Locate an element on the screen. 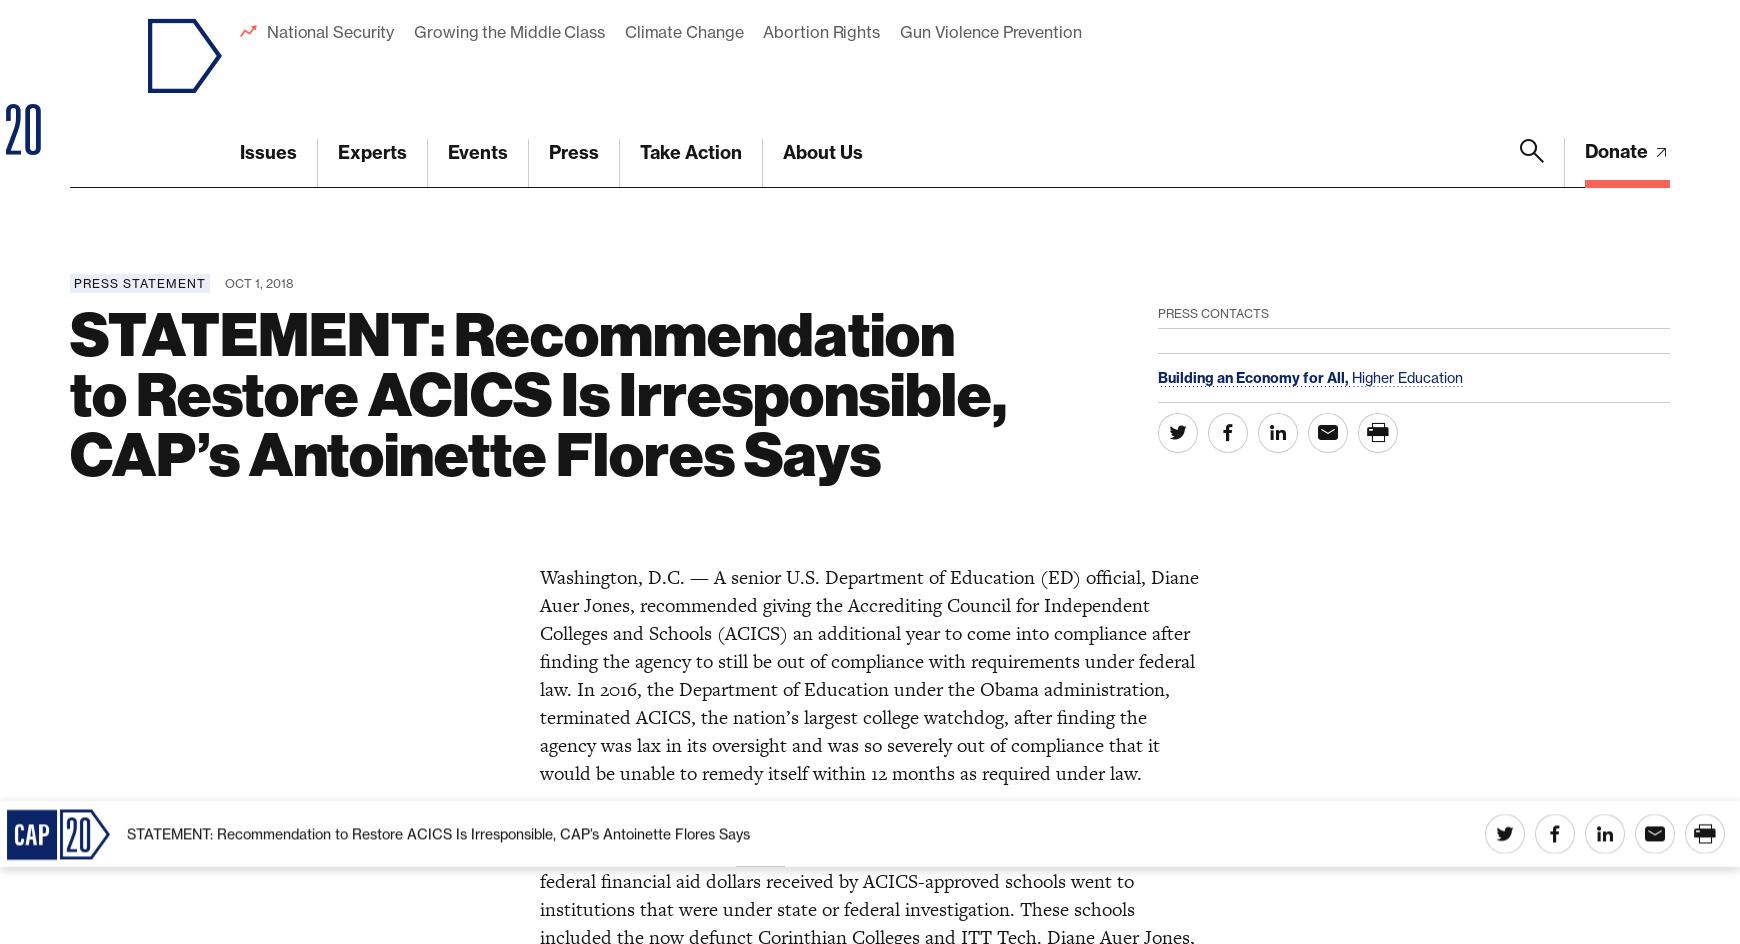 The width and height of the screenshot is (1740, 944). 'For more information,' is located at coordinates (639, 699).